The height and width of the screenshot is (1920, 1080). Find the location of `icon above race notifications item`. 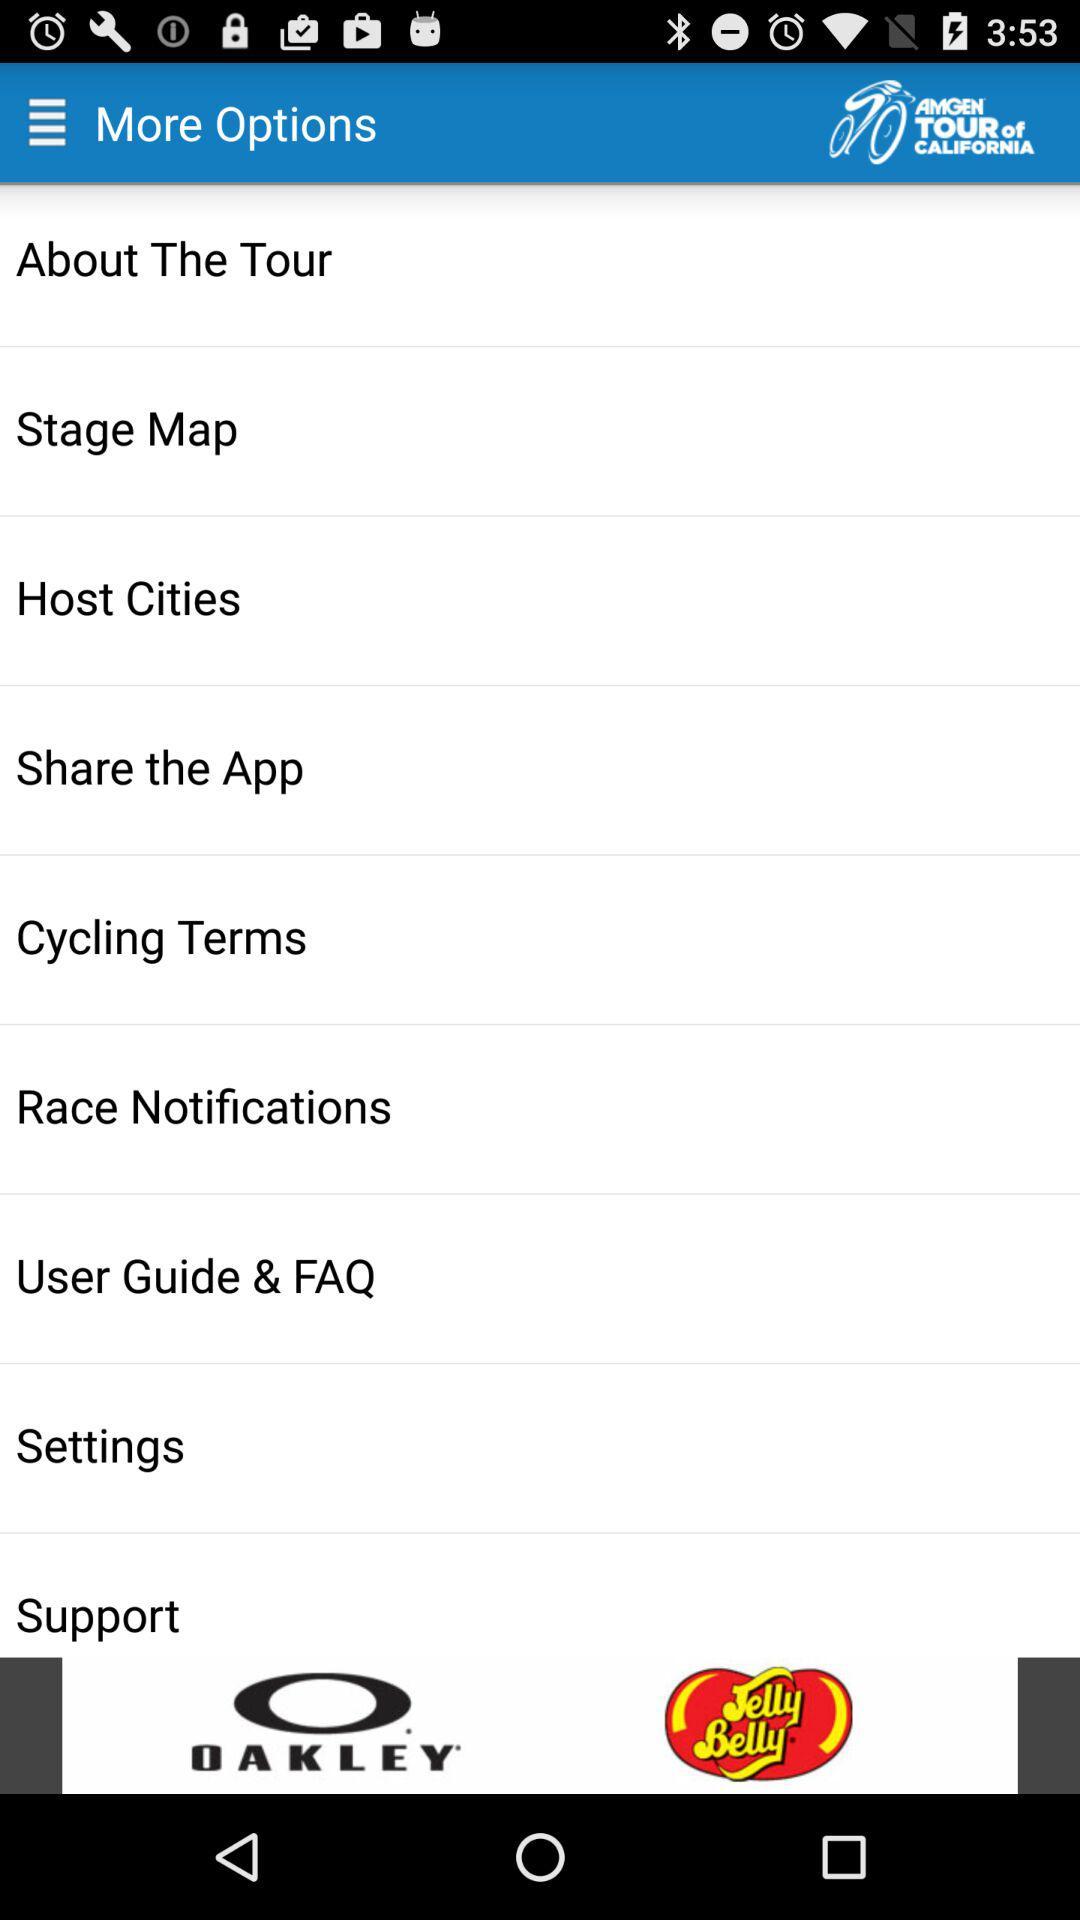

icon above race notifications item is located at coordinates (542, 934).